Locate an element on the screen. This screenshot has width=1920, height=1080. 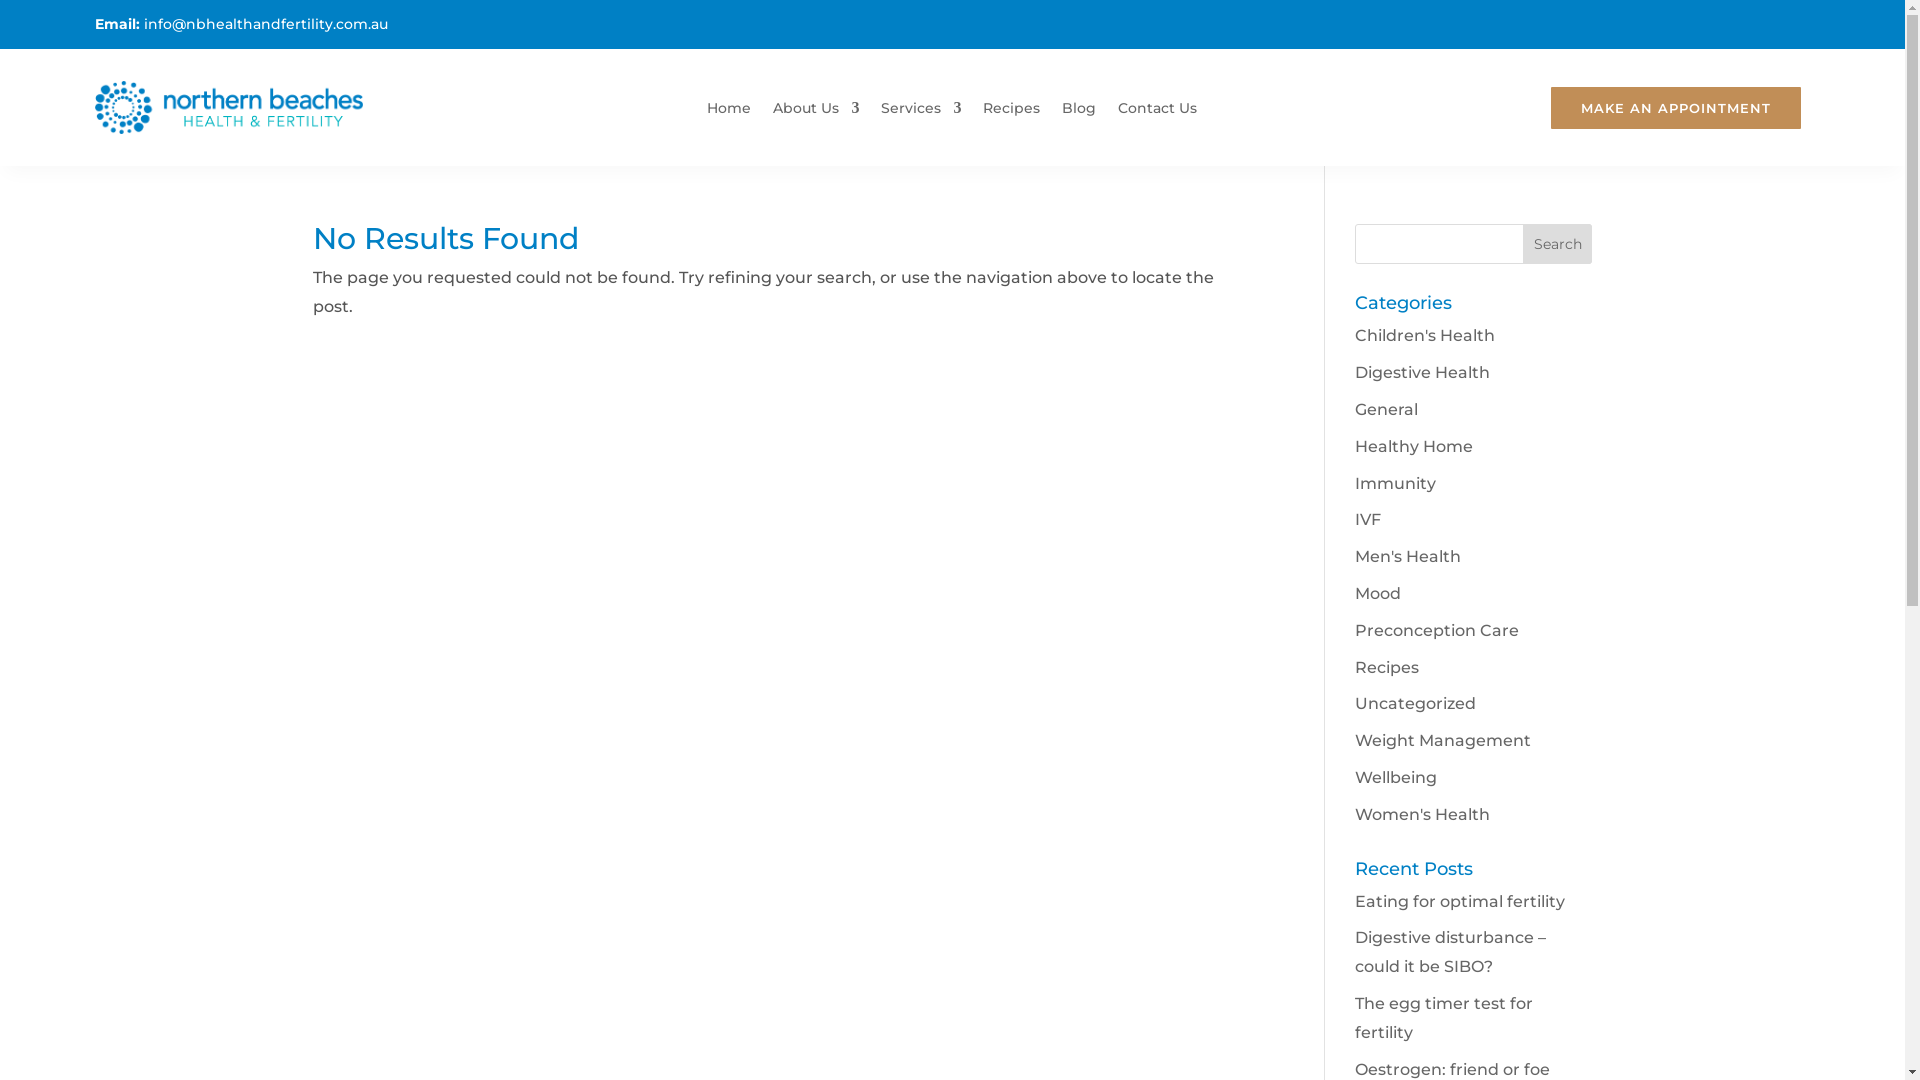
'Blog' is located at coordinates (1078, 111).